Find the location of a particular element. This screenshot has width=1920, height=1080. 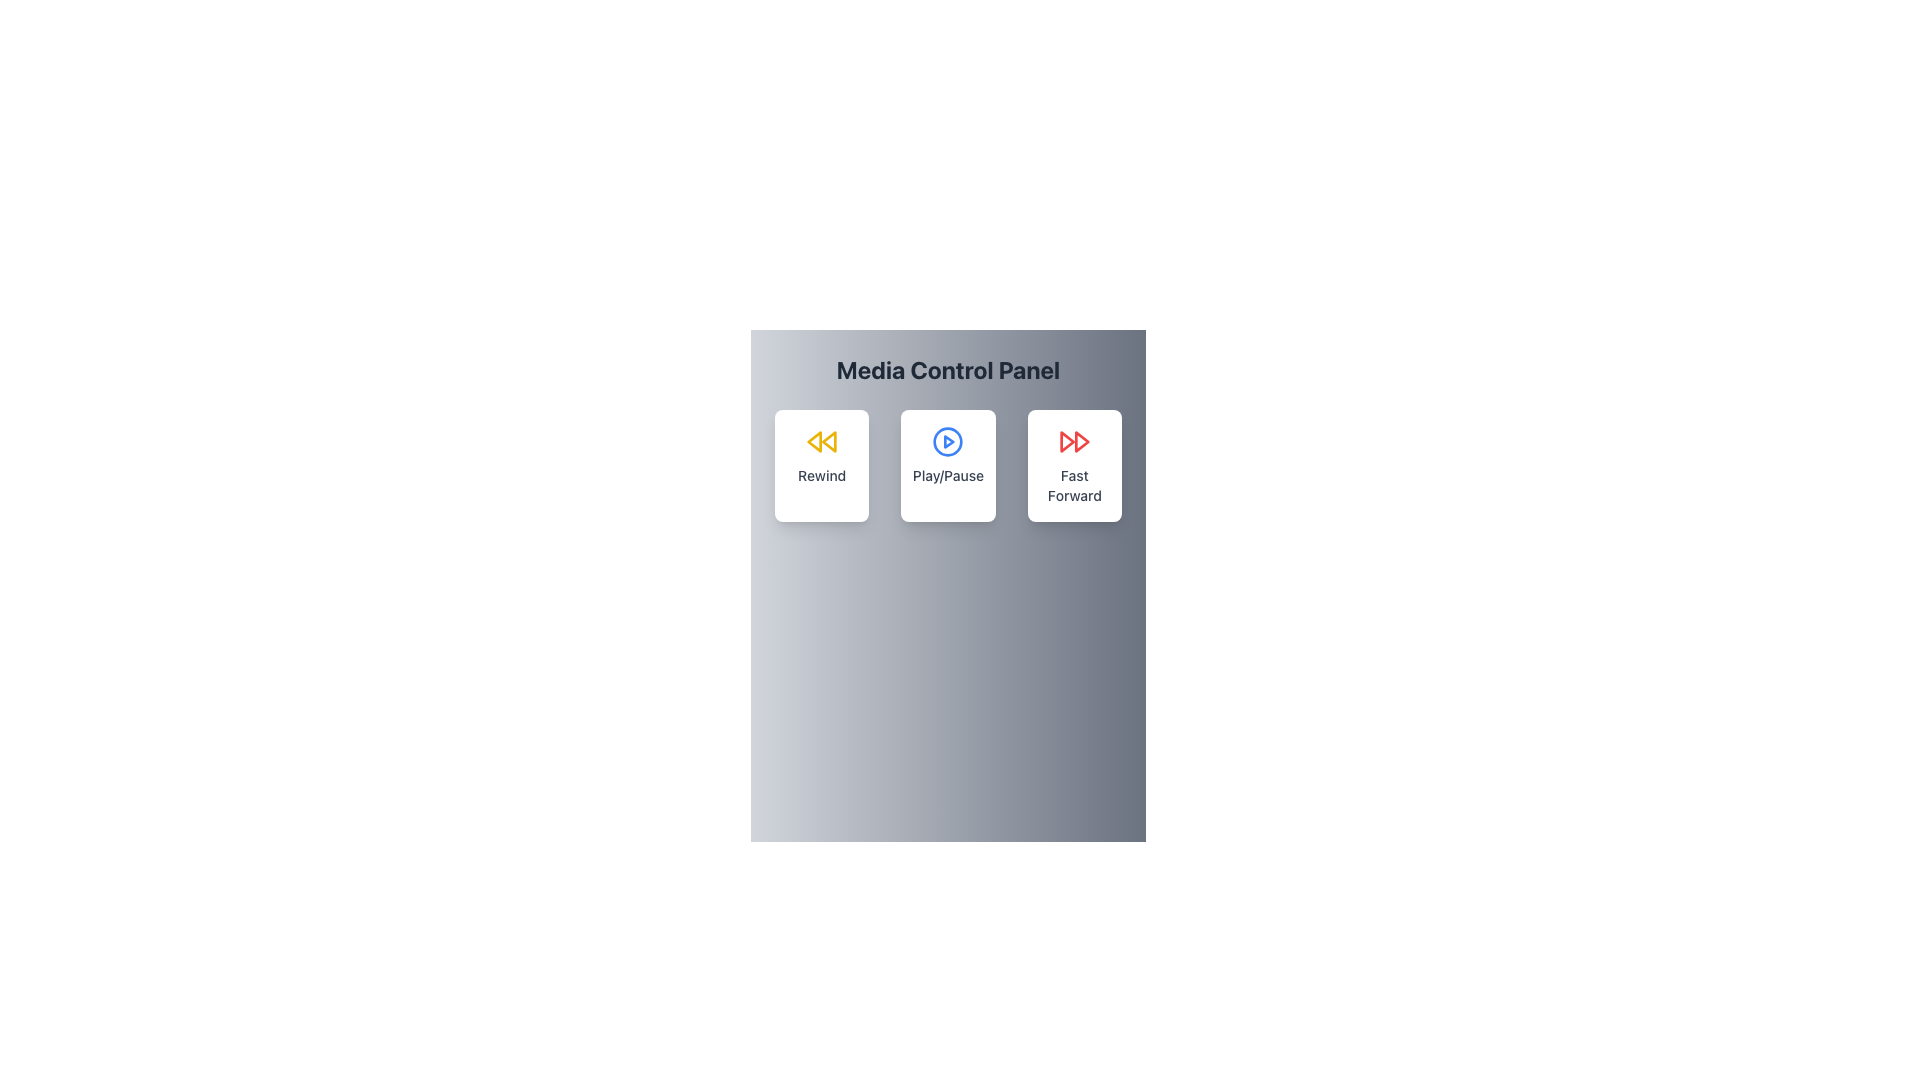

the middle button in the Media Control Panel is located at coordinates (947, 466).